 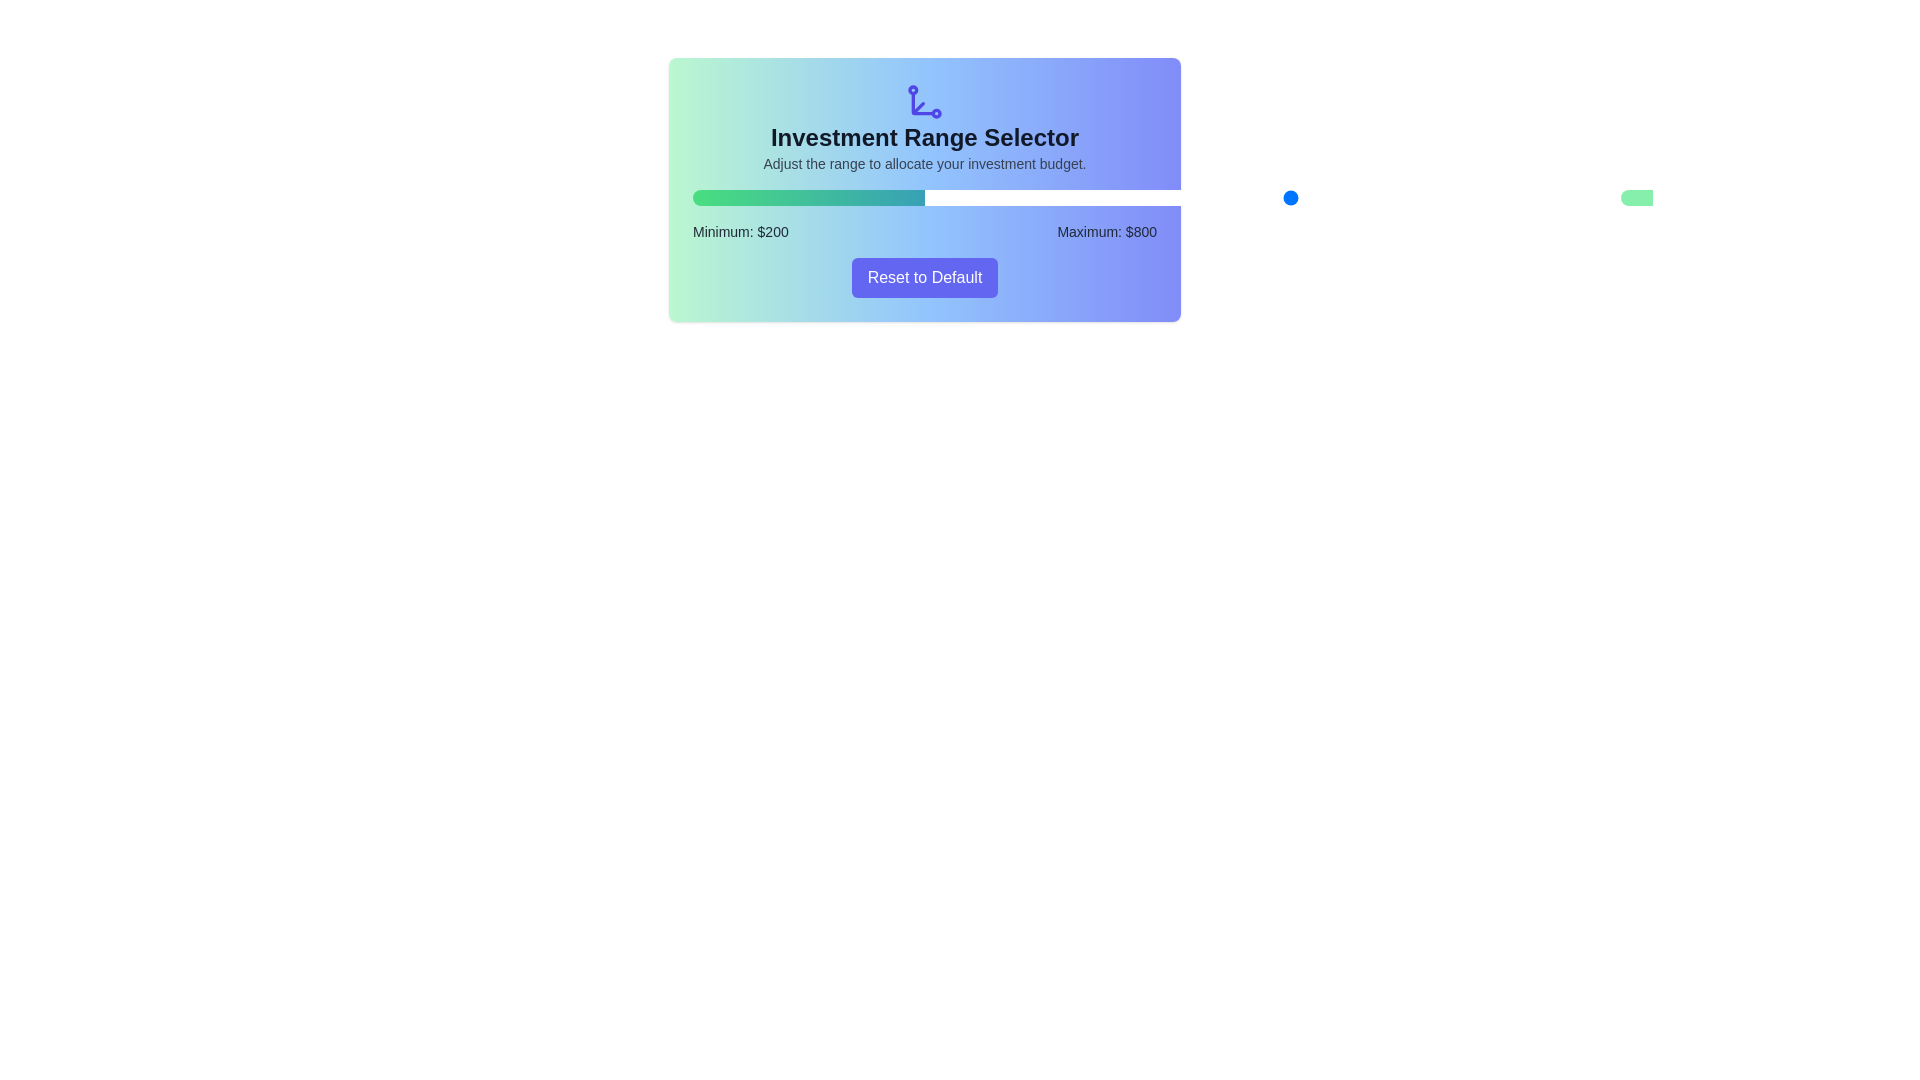 I want to click on the minimum investment range slider to 165, so click(x=1001, y=197).